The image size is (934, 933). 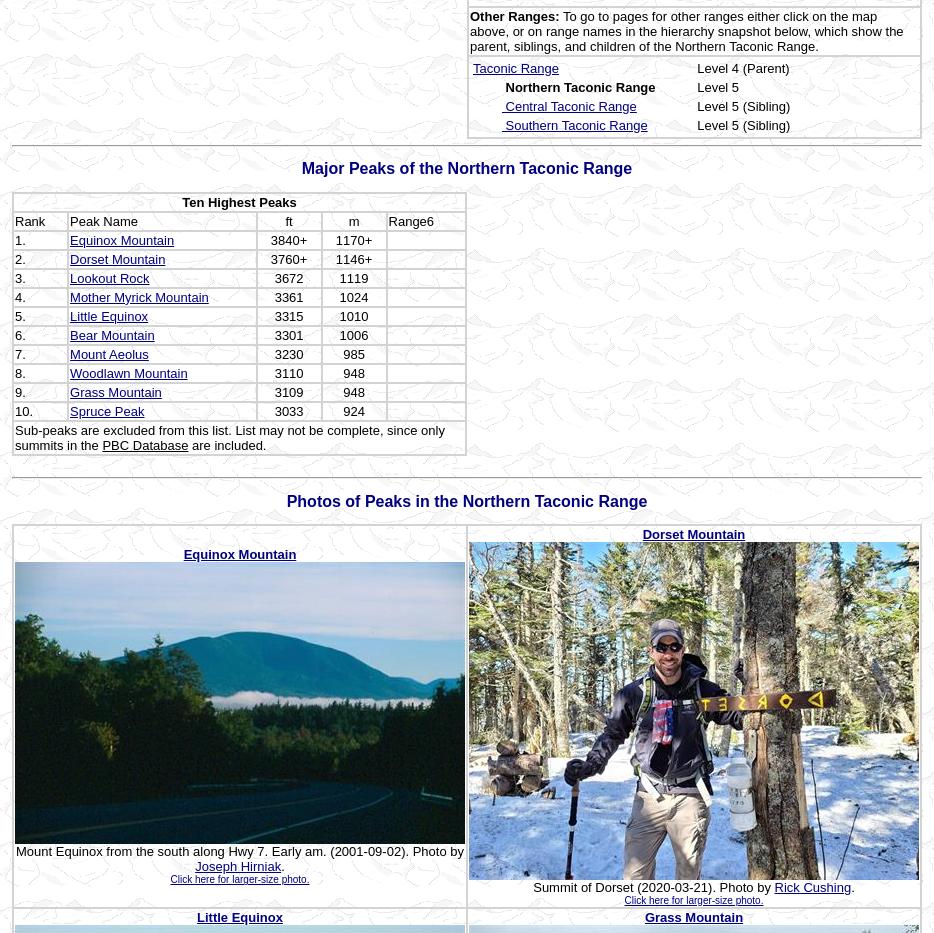 I want to click on 'Mother Myrick Mountain', so click(x=137, y=296).